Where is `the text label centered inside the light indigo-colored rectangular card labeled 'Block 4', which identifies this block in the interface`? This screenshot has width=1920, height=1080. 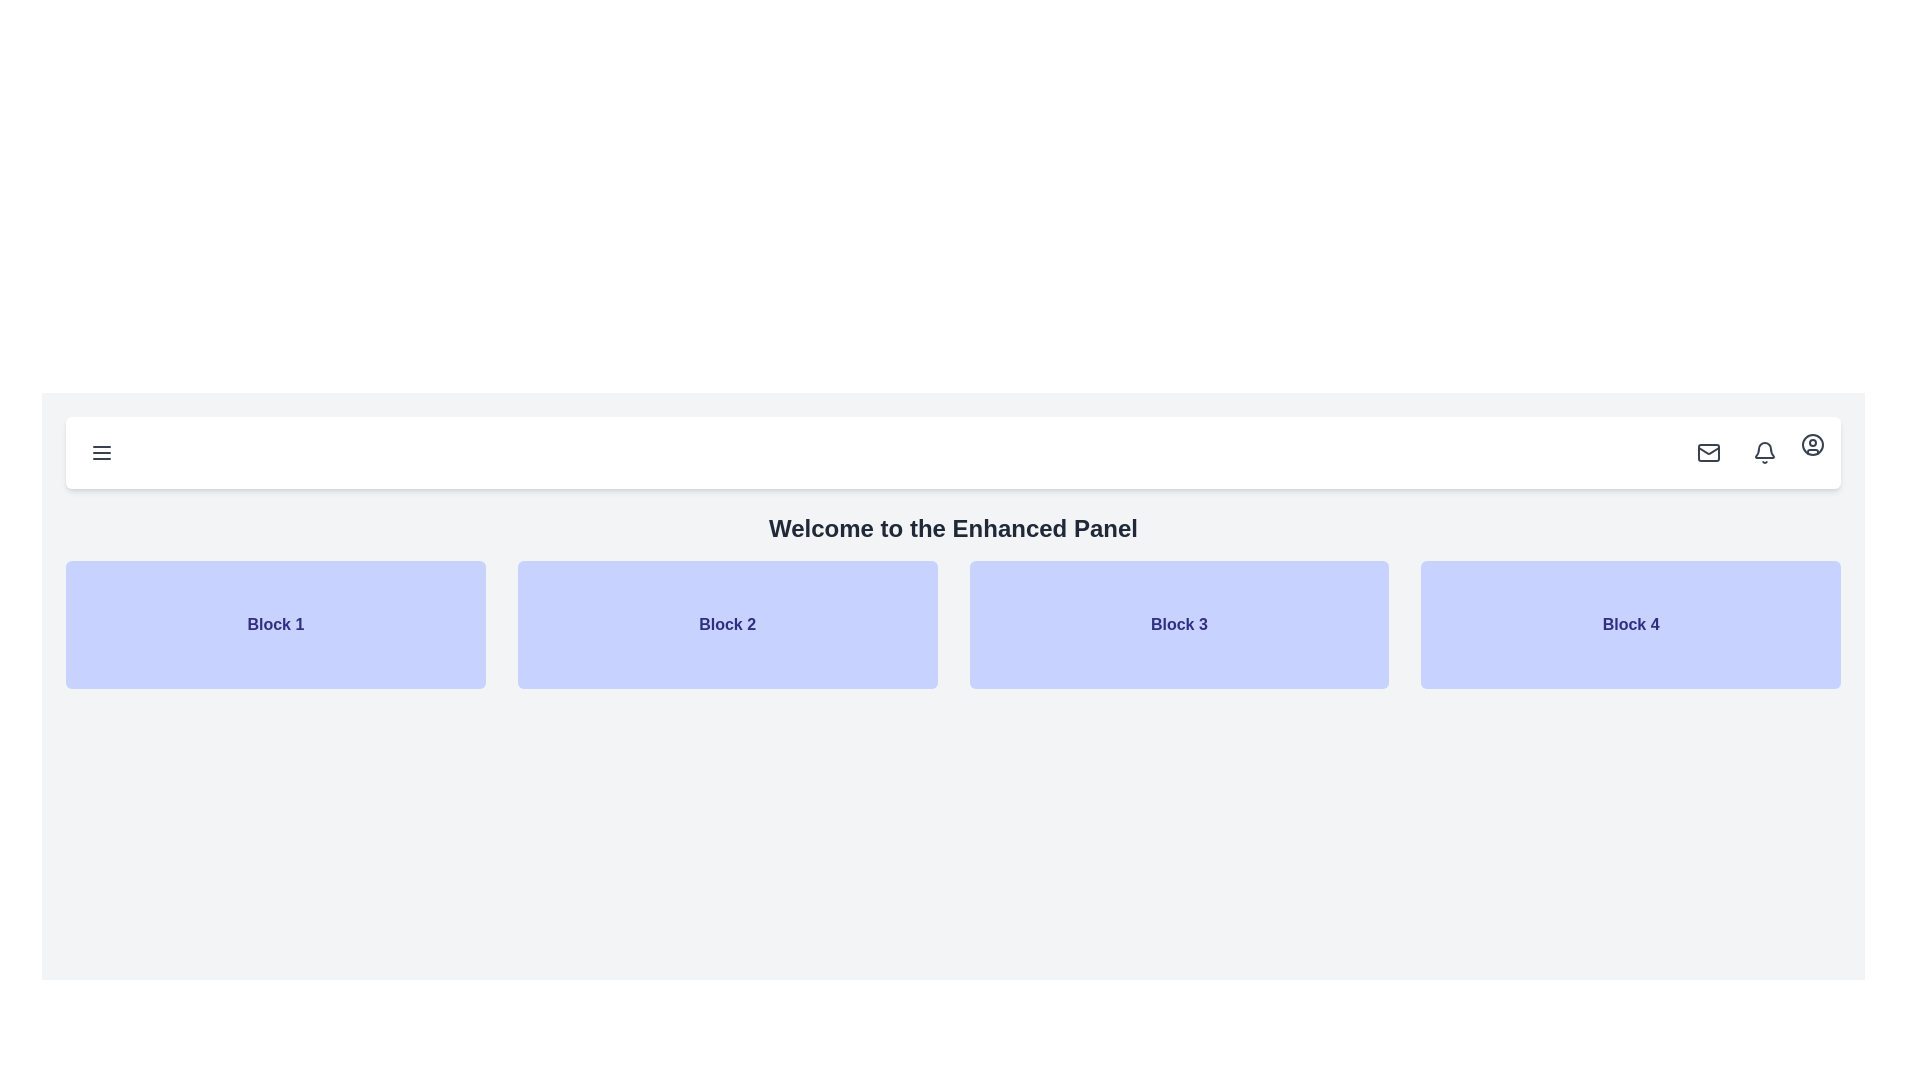
the text label centered inside the light indigo-colored rectangular card labeled 'Block 4', which identifies this block in the interface is located at coordinates (1631, 623).